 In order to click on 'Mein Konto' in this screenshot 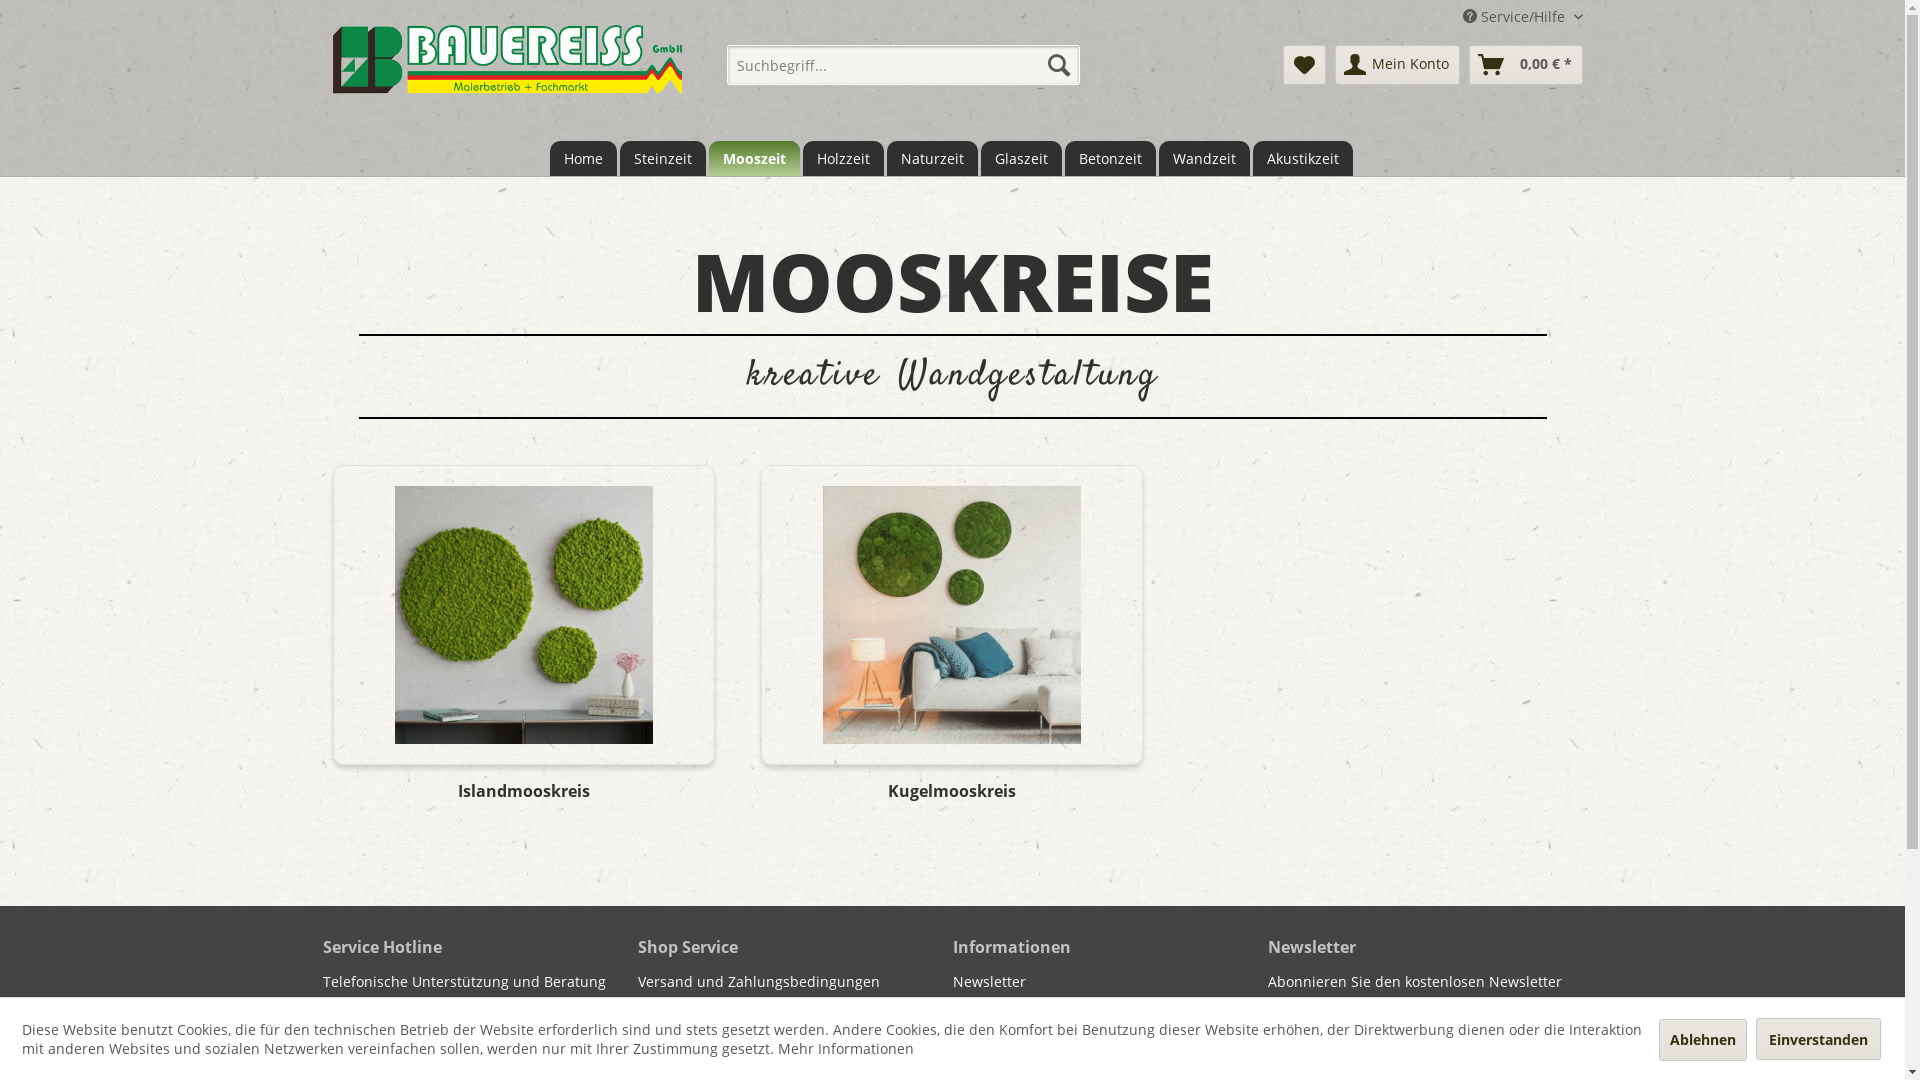, I will do `click(1334, 64)`.